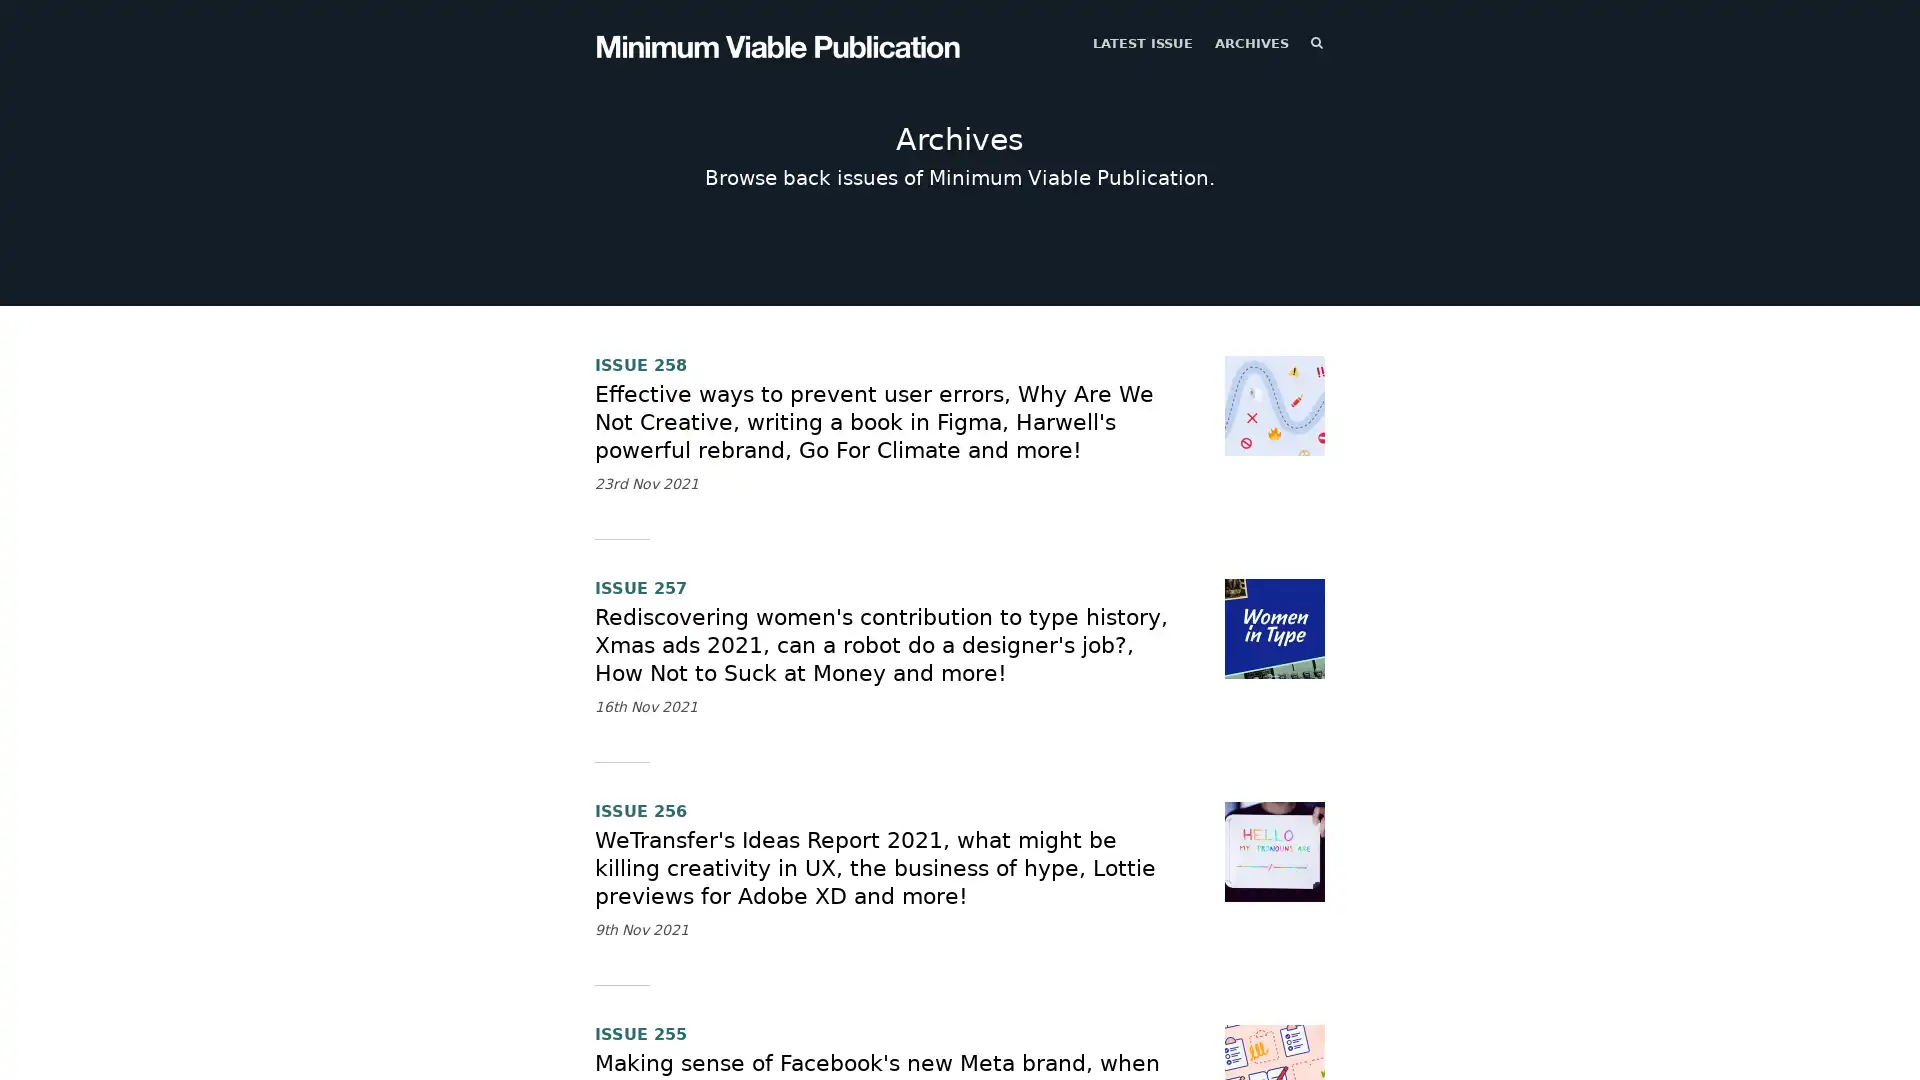  Describe the element at coordinates (598, 4) in the screenshot. I see `TOGGLE MENU` at that location.